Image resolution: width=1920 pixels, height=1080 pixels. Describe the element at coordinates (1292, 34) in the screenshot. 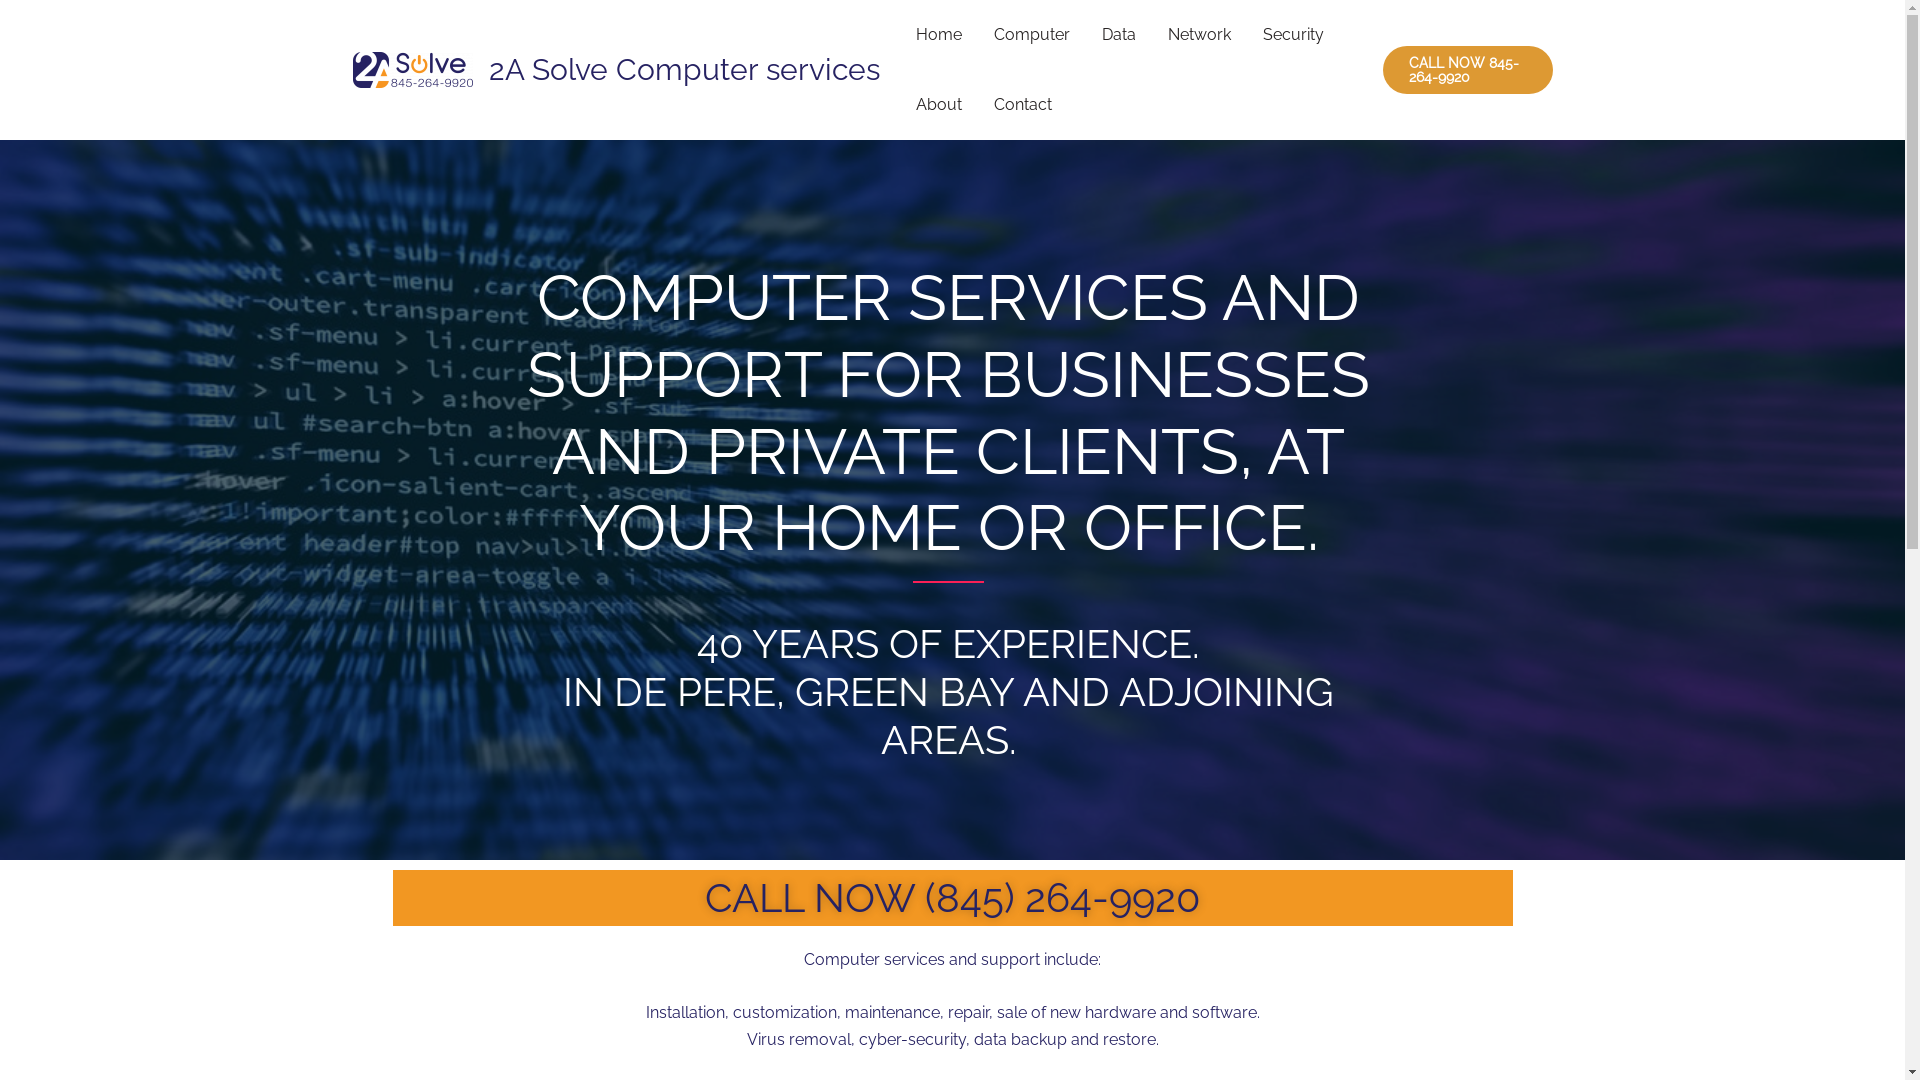

I see `'Security'` at that location.